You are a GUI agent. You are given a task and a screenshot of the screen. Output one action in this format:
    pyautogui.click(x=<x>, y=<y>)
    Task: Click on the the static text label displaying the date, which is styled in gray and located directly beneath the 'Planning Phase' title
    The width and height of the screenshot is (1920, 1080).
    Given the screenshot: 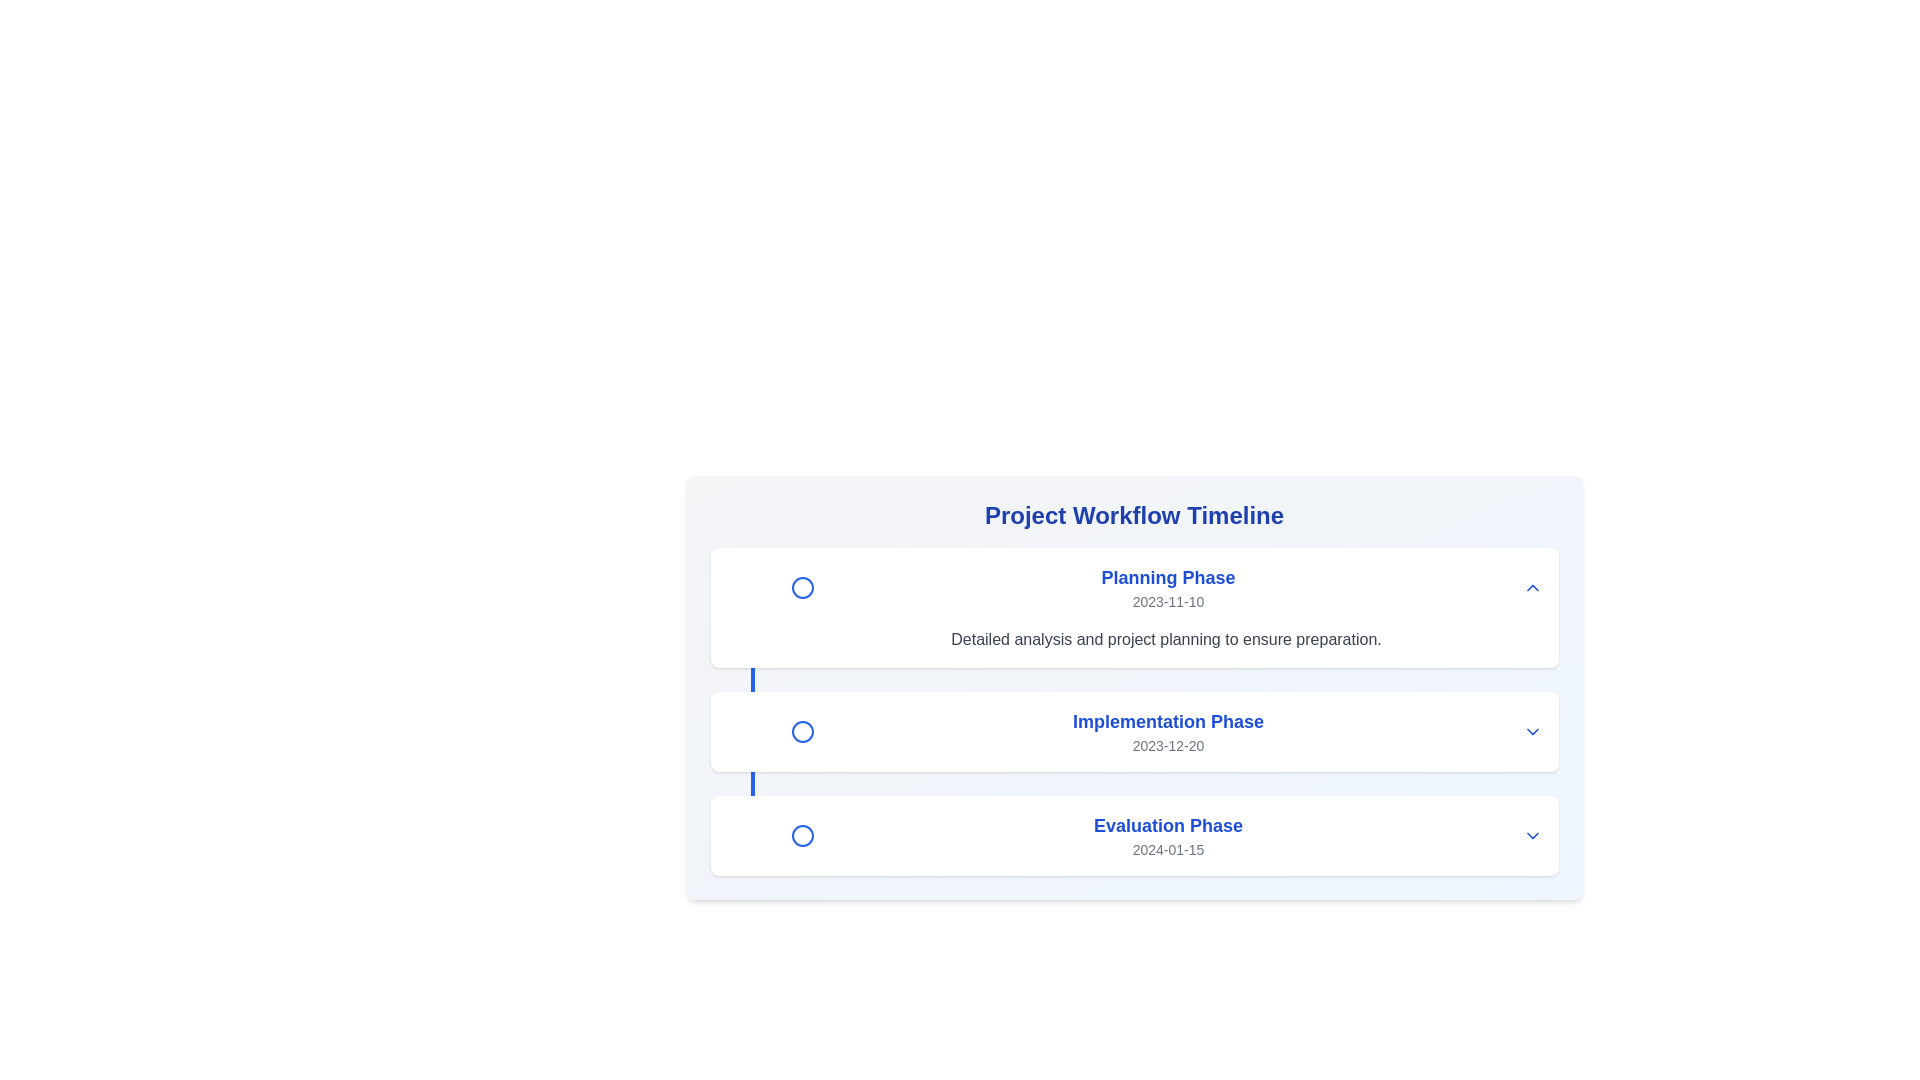 What is the action you would take?
    pyautogui.click(x=1168, y=600)
    